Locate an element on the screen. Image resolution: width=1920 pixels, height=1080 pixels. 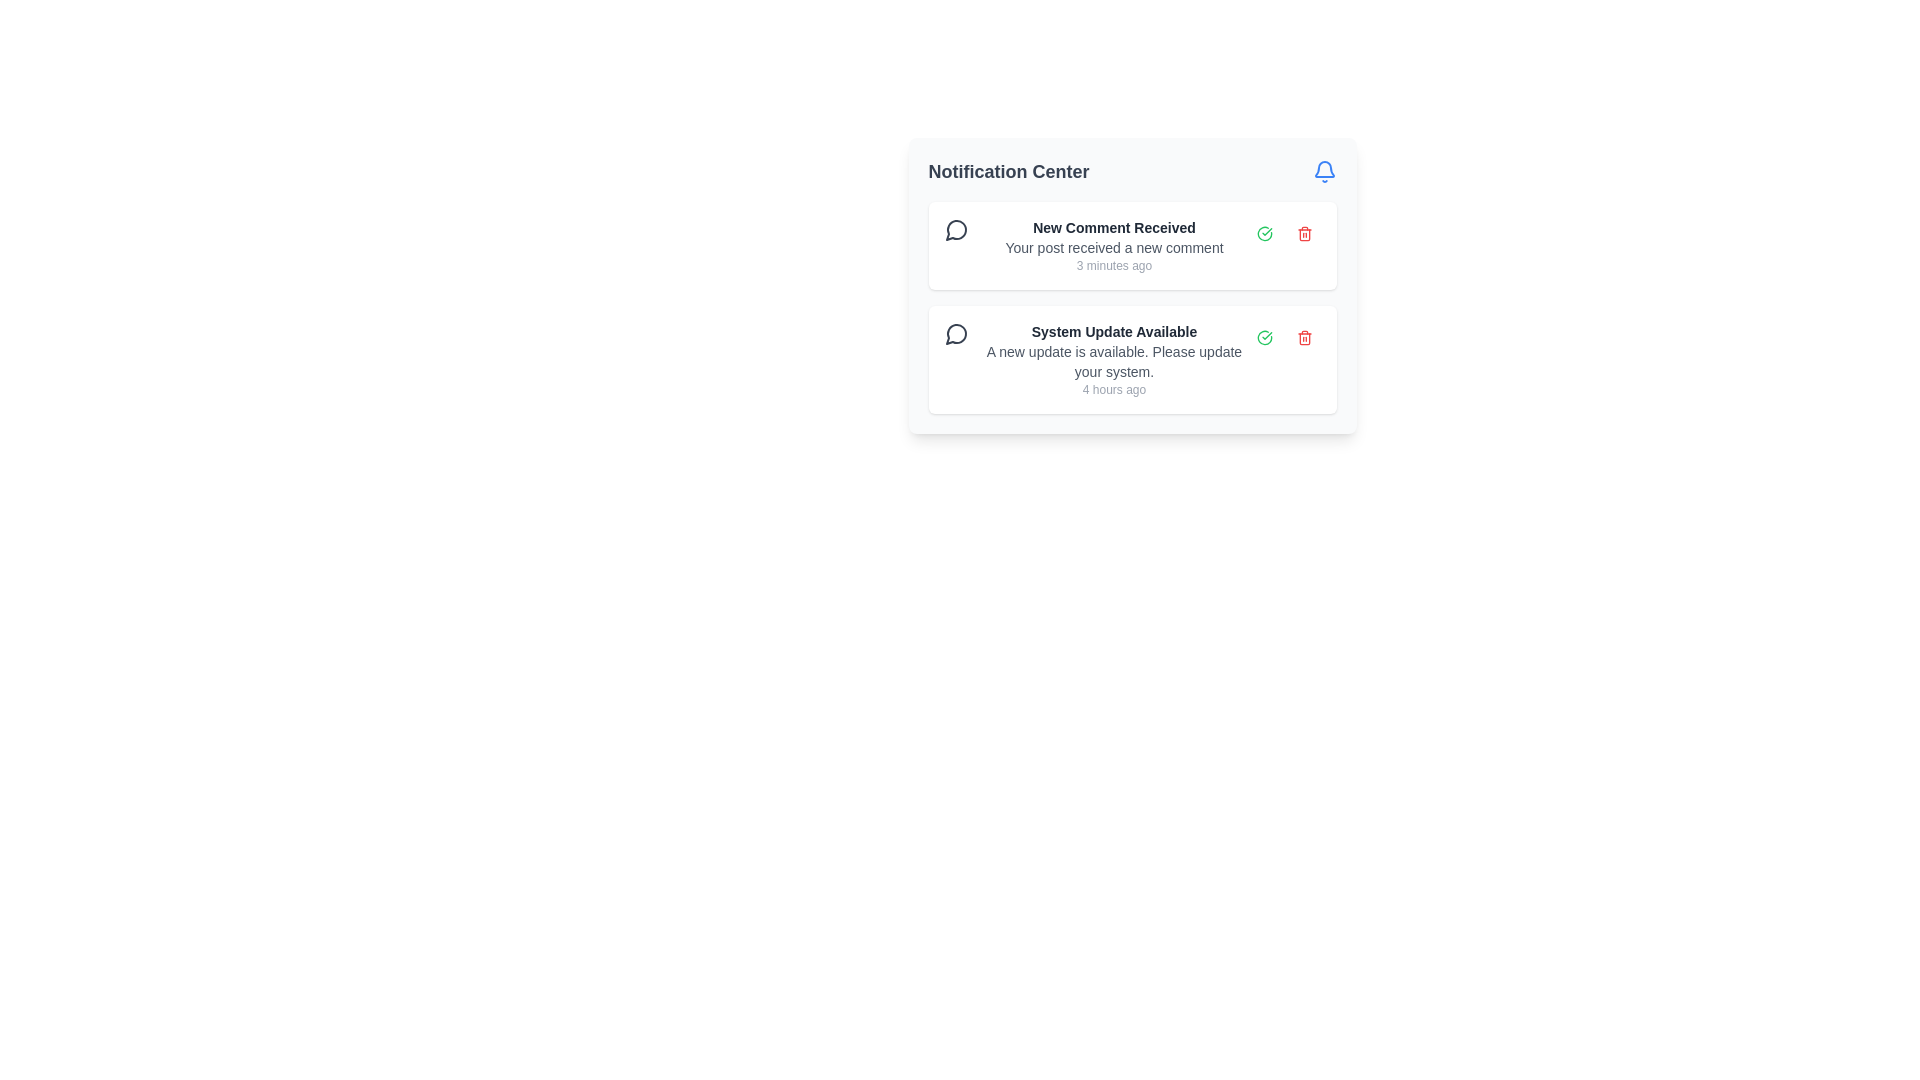
the red trash icon button, which is located at the far right of the notification titled 'System Update Available' is located at coordinates (1304, 337).